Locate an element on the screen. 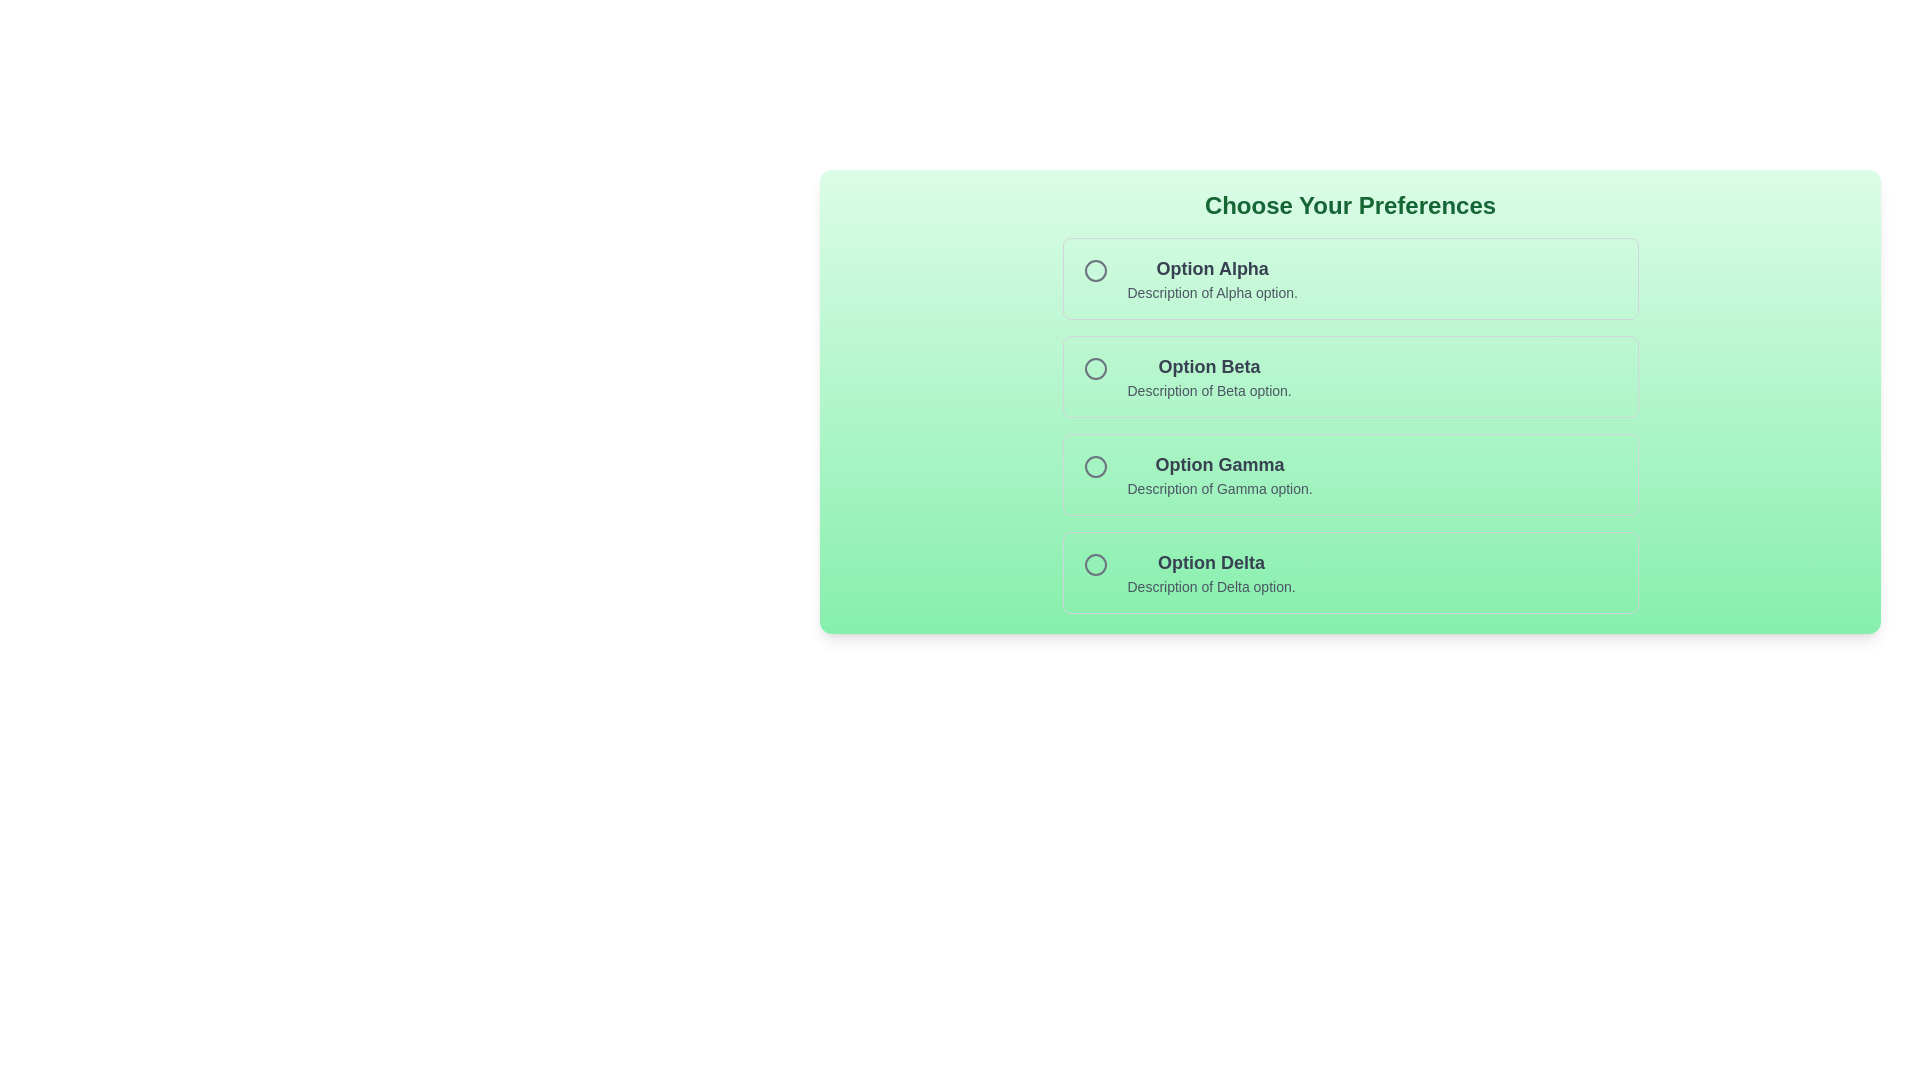 The image size is (1920, 1080). the circular selection indicator icon for 'Option Gamma' to confirm selection is located at coordinates (1094, 466).